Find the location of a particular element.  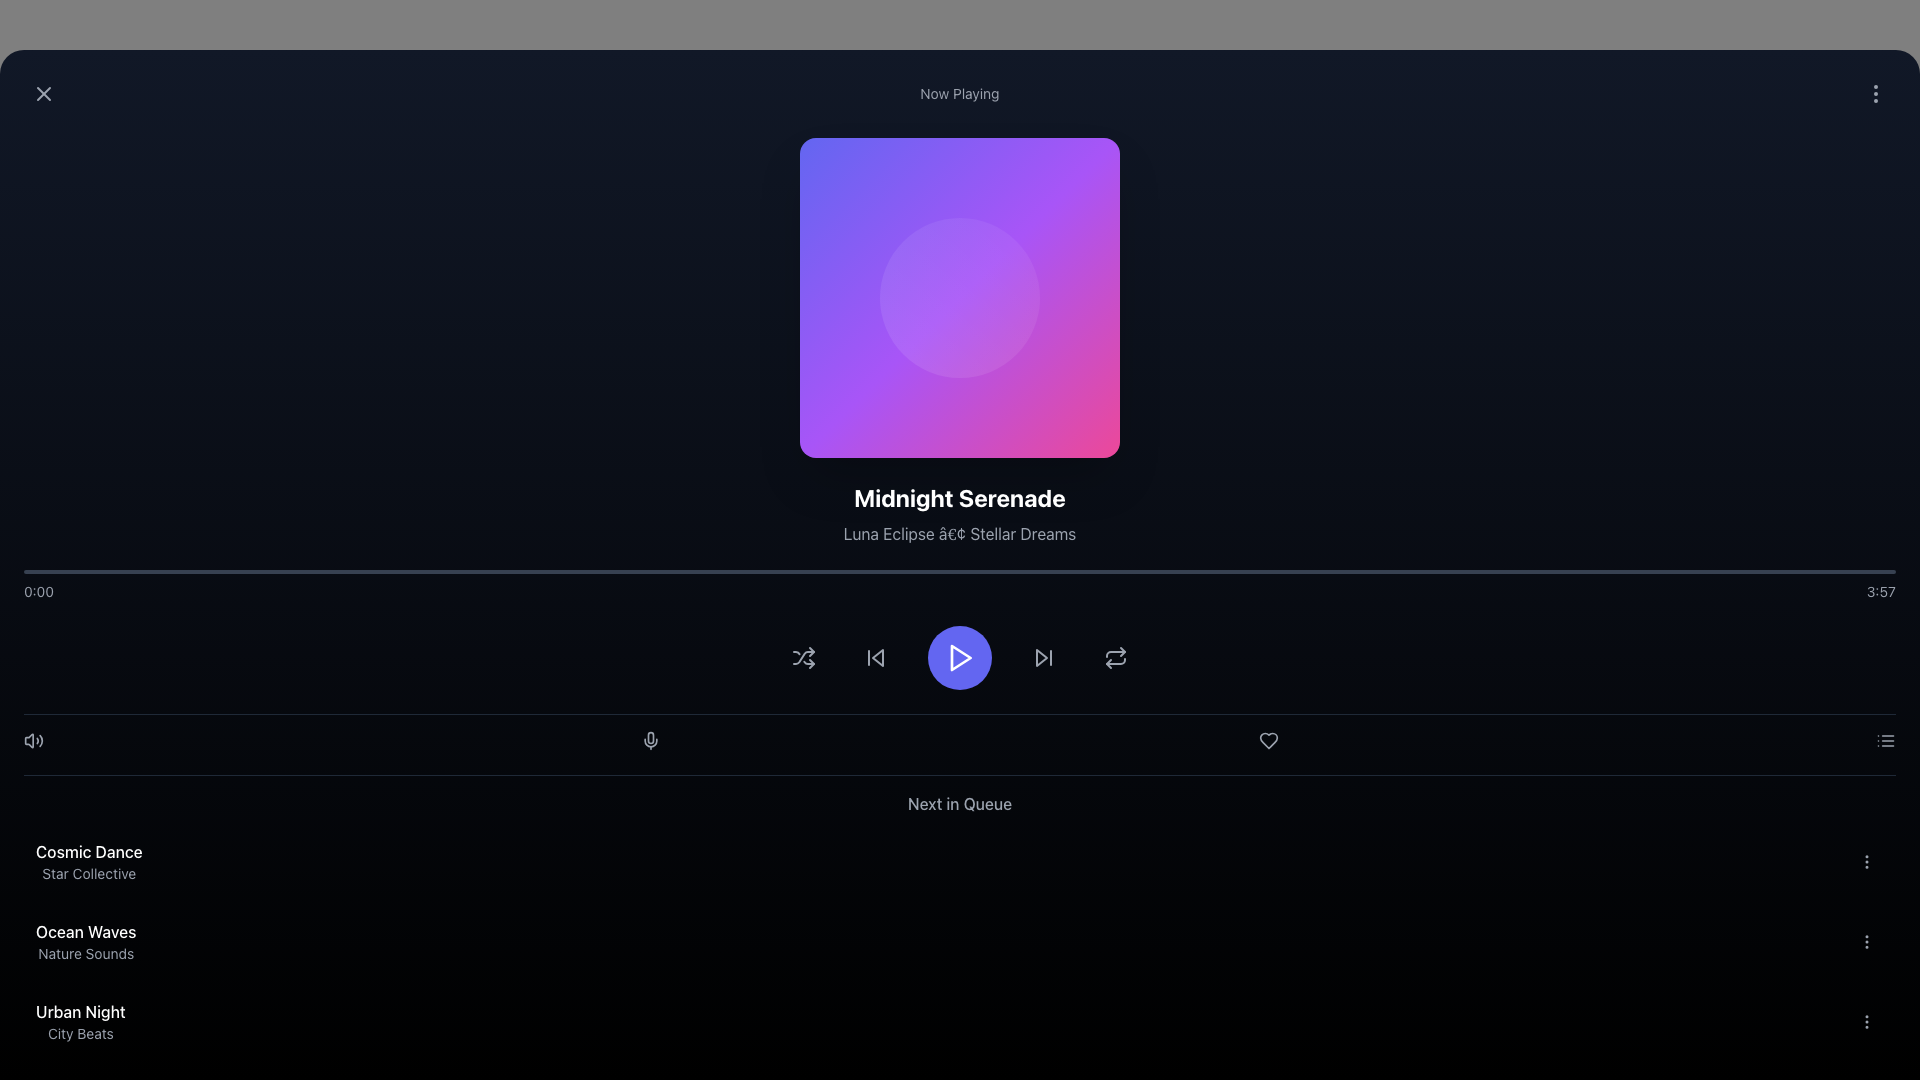

text displayed in the first entry of the 'Next in Queue' section which shows 'Cosmic Dance' and 'Star Collective' is located at coordinates (88, 860).